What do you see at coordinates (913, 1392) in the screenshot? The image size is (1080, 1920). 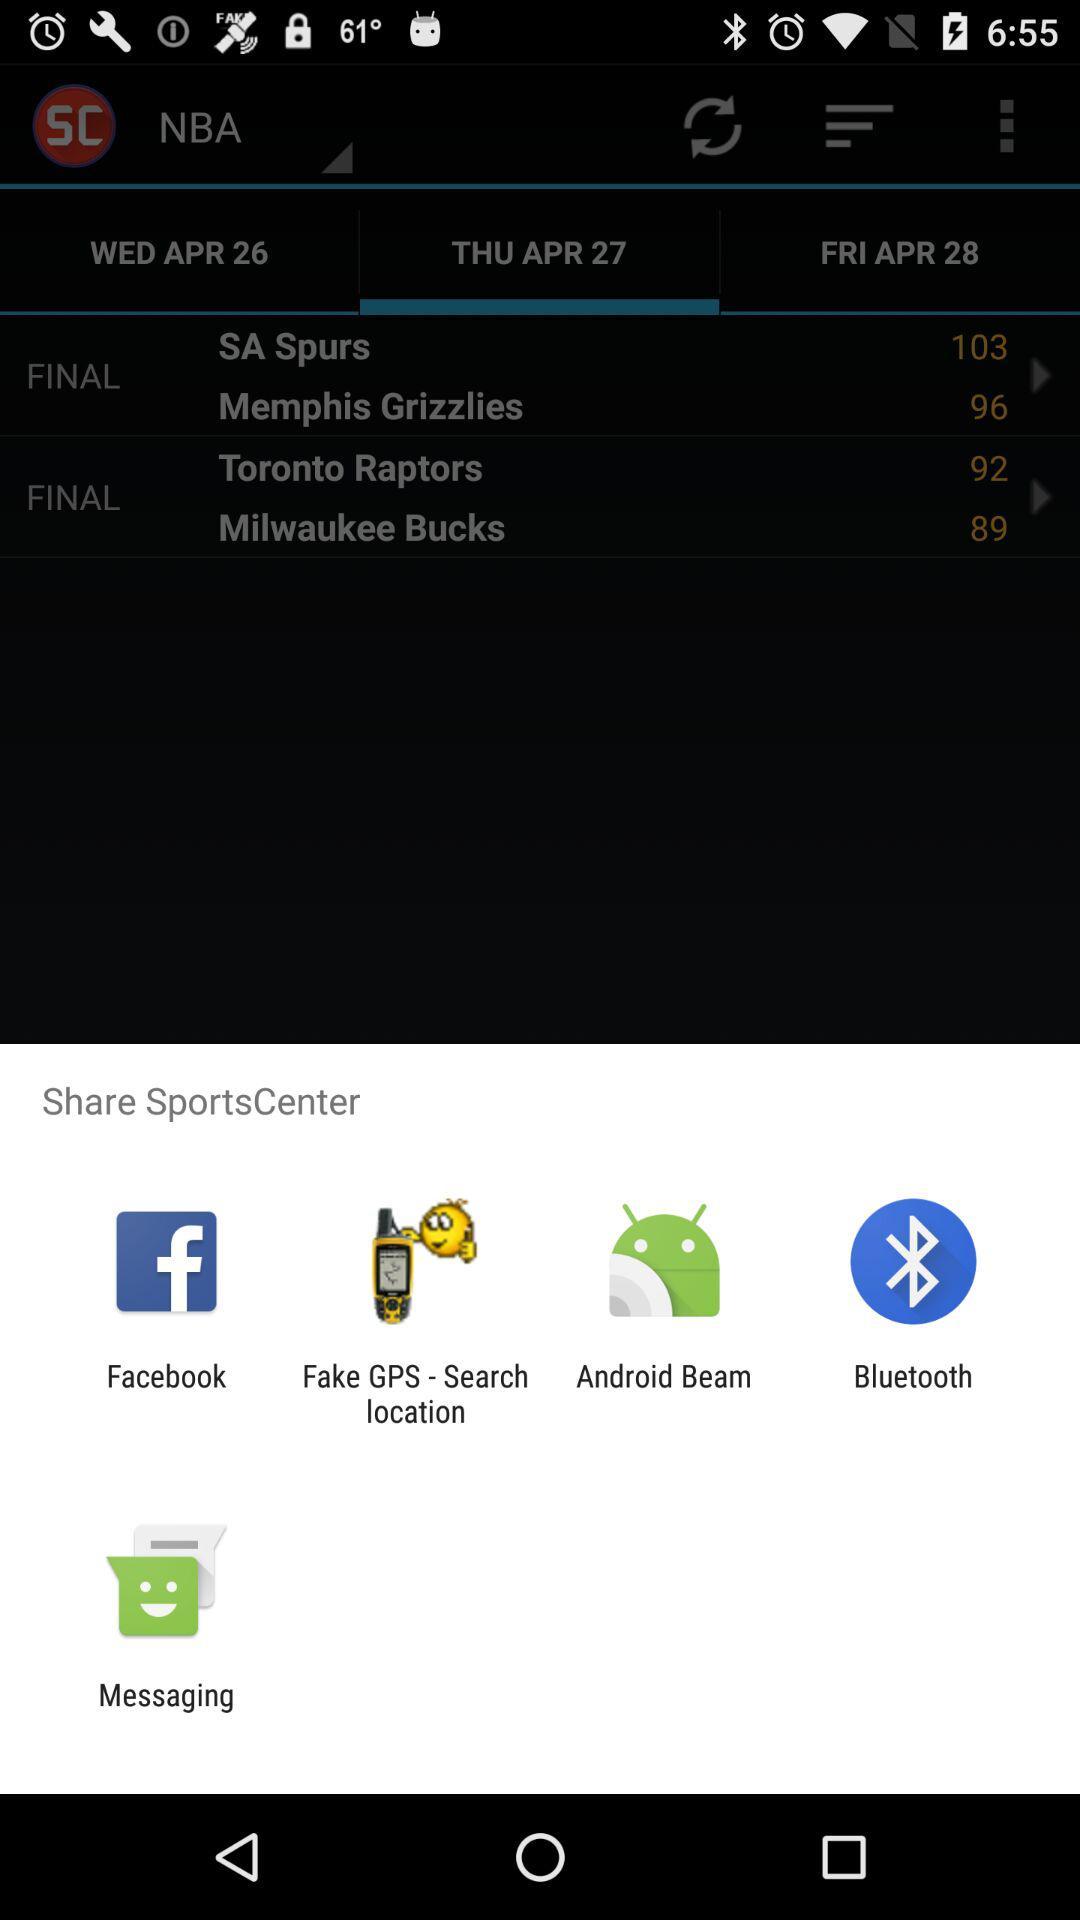 I see `the bluetooth` at bounding box center [913, 1392].